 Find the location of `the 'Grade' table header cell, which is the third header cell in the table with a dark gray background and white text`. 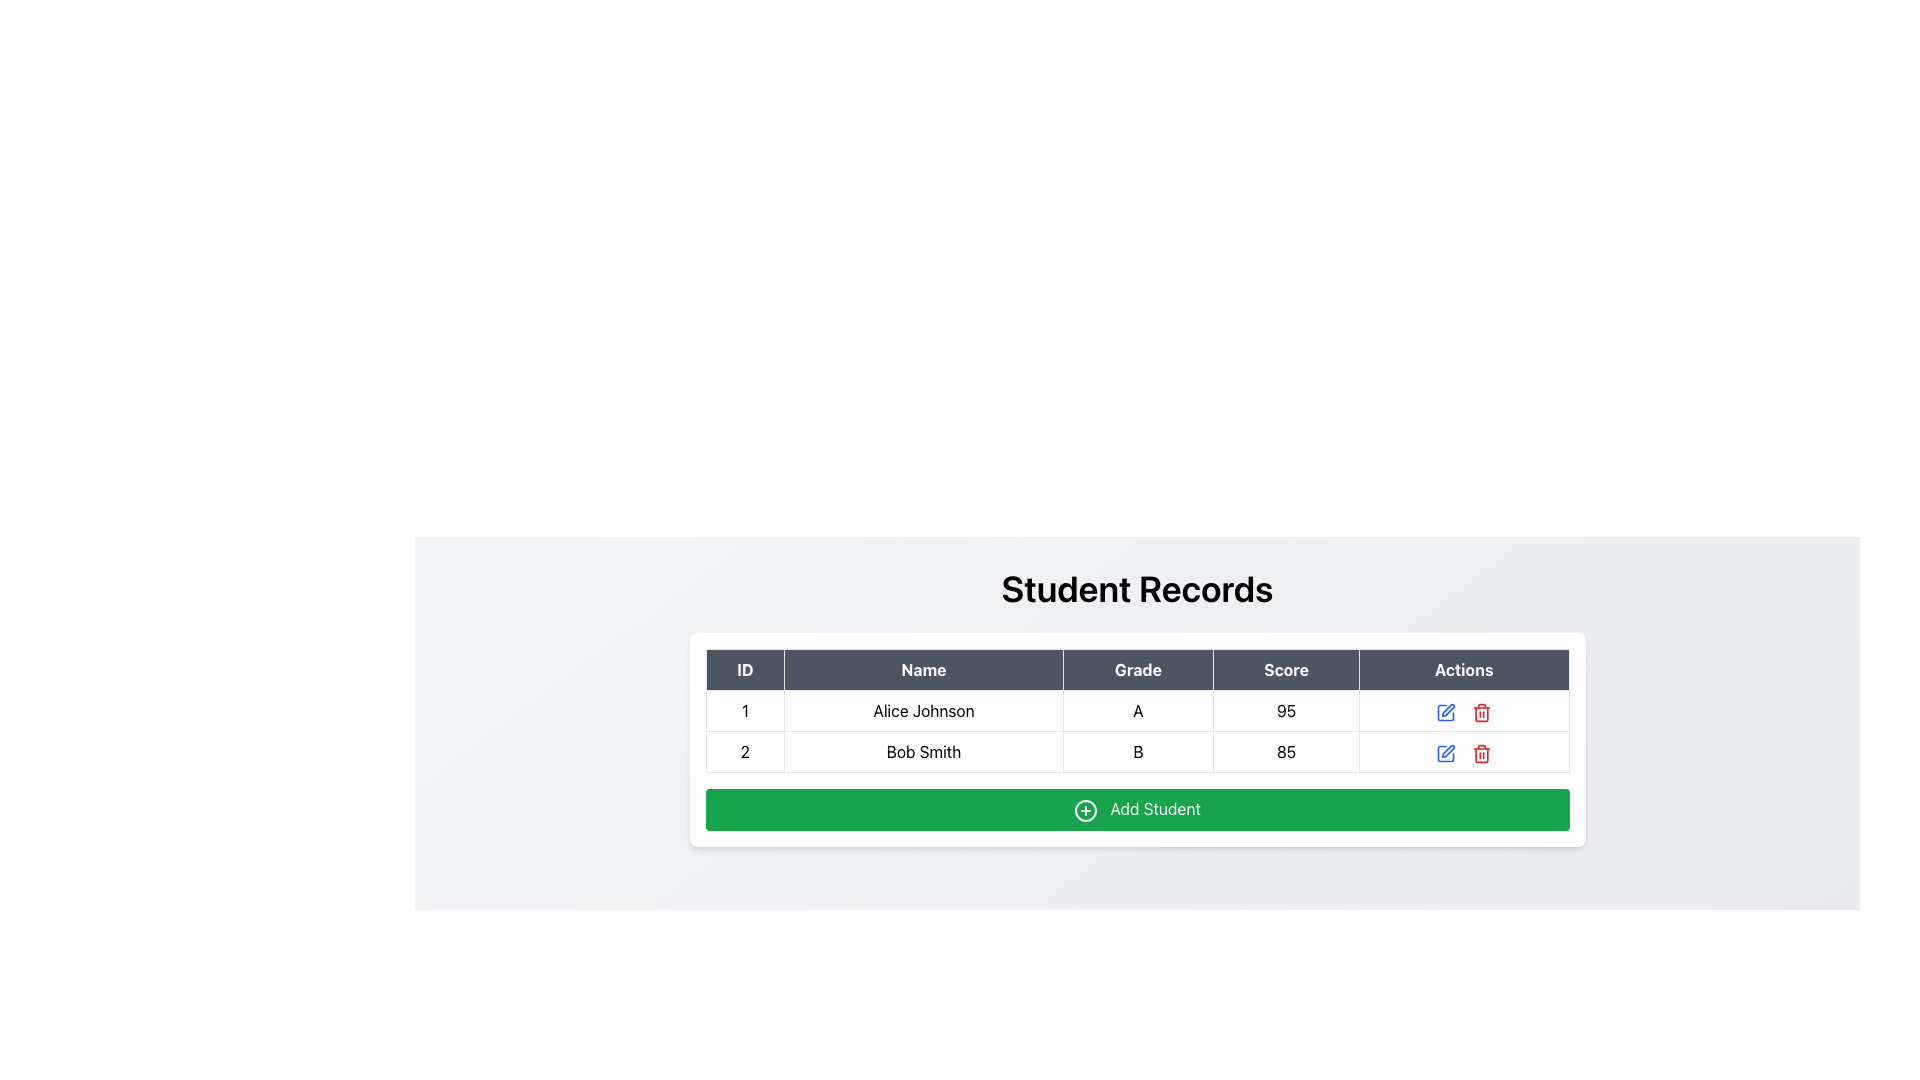

the 'Grade' table header cell, which is the third header cell in the table with a dark gray background and white text is located at coordinates (1138, 670).